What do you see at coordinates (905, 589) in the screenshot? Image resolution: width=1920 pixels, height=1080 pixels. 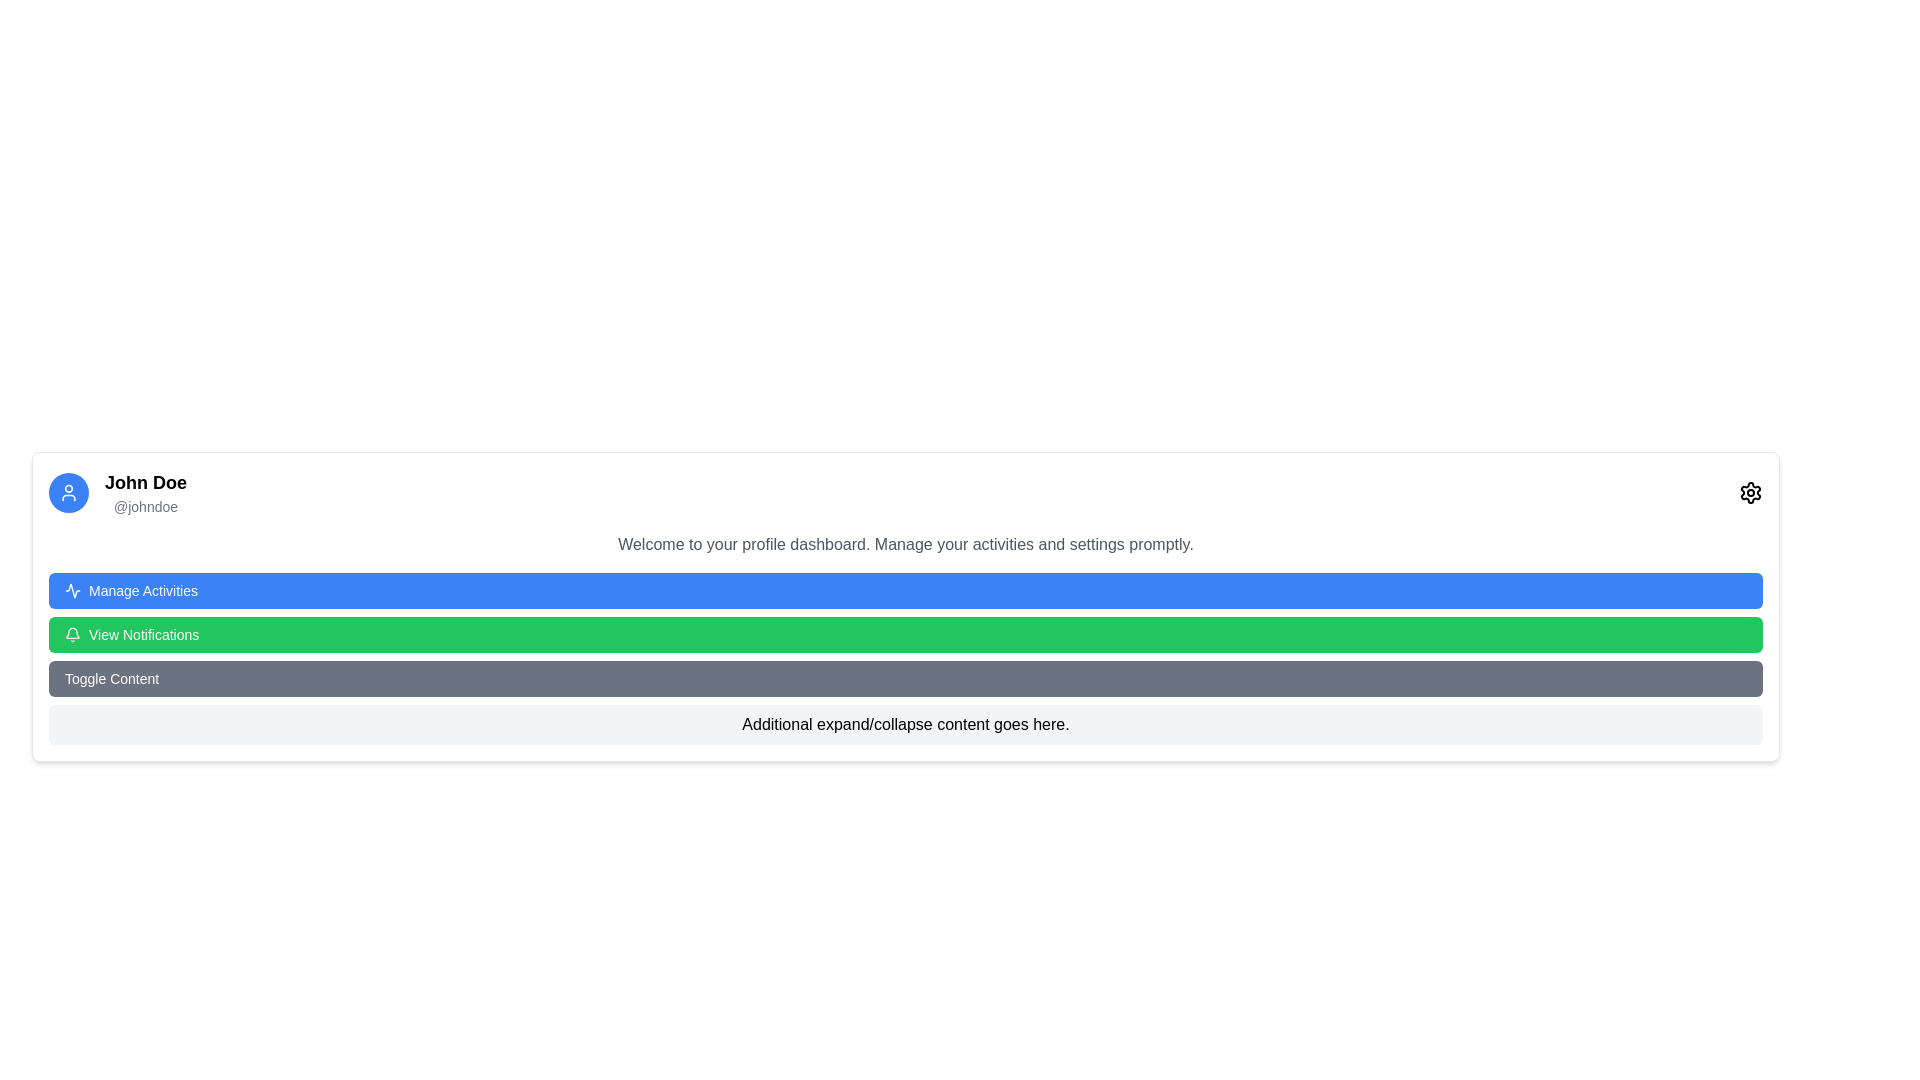 I see `the first button in the vertical stack of interactive buttons` at bounding box center [905, 589].